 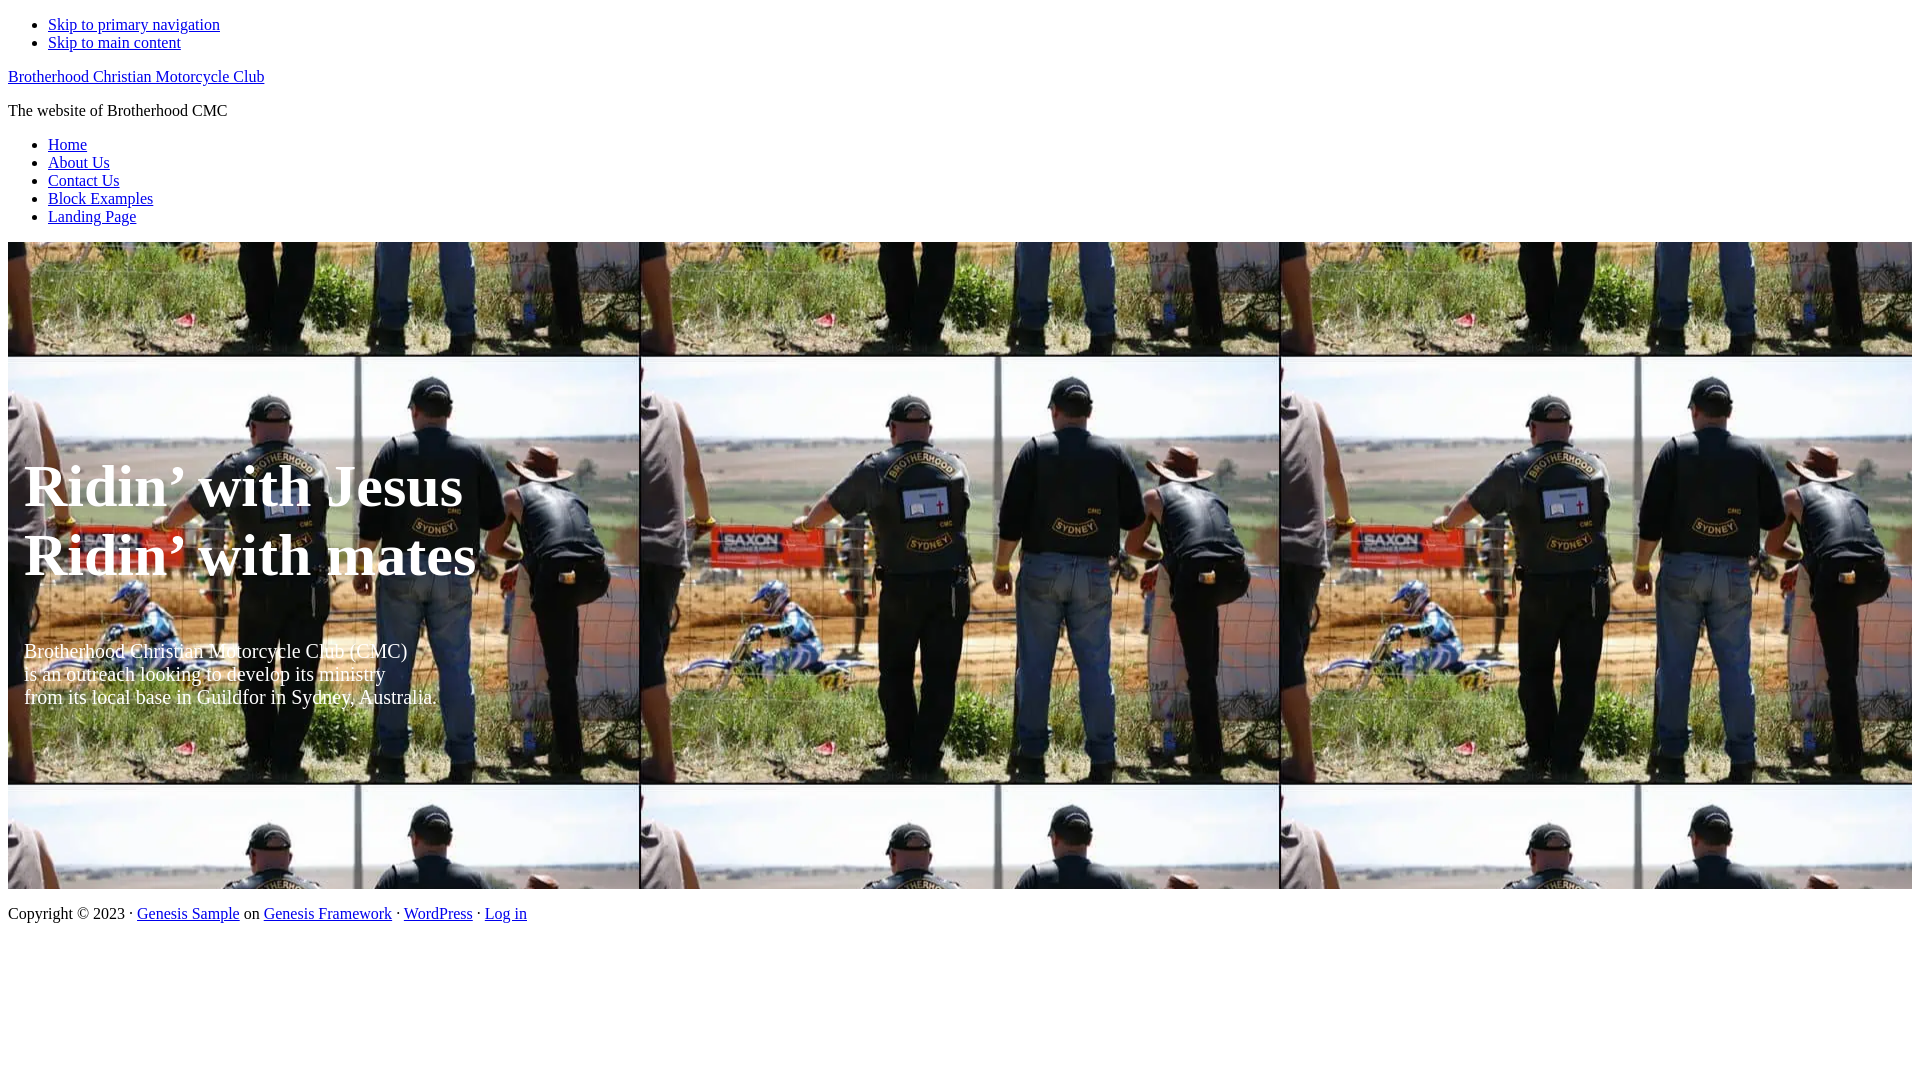 What do you see at coordinates (505, 913) in the screenshot?
I see `'Log in'` at bounding box center [505, 913].